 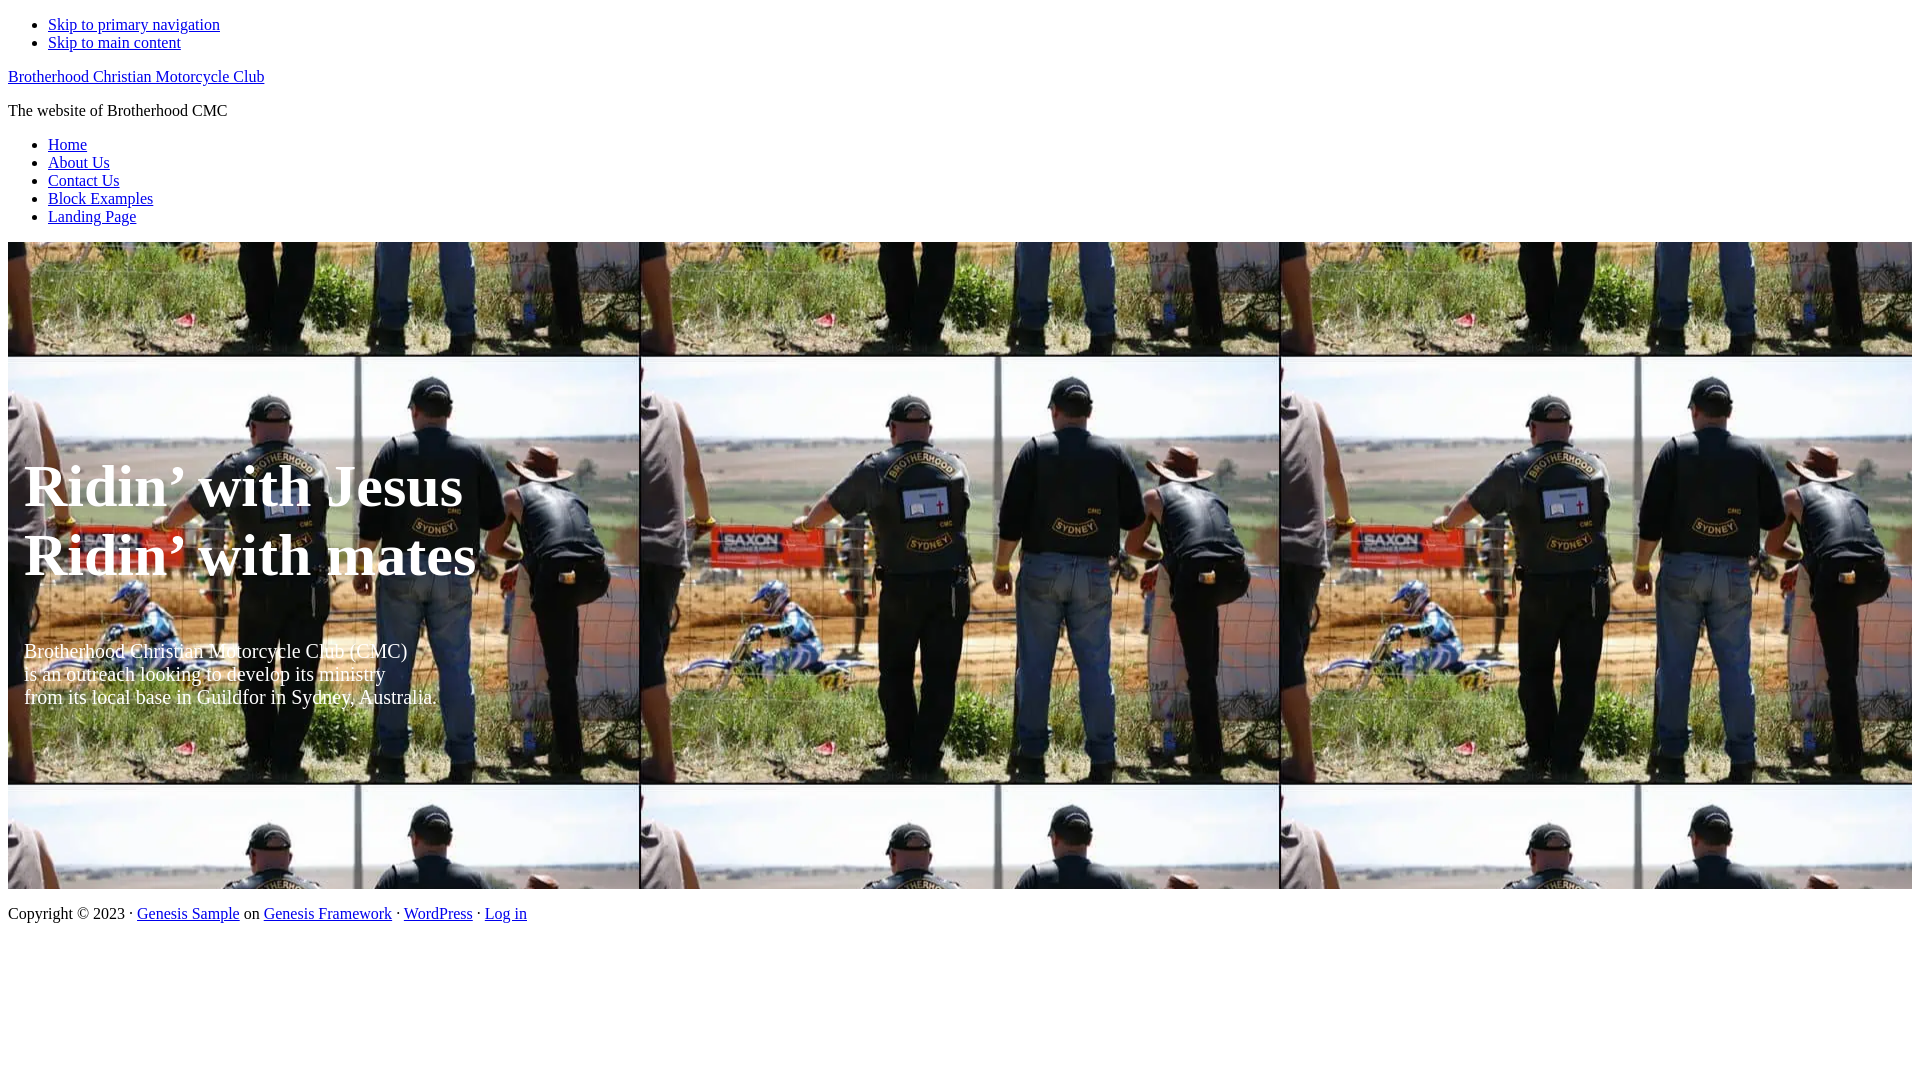 What do you see at coordinates (505, 913) in the screenshot?
I see `'Log in'` at bounding box center [505, 913].